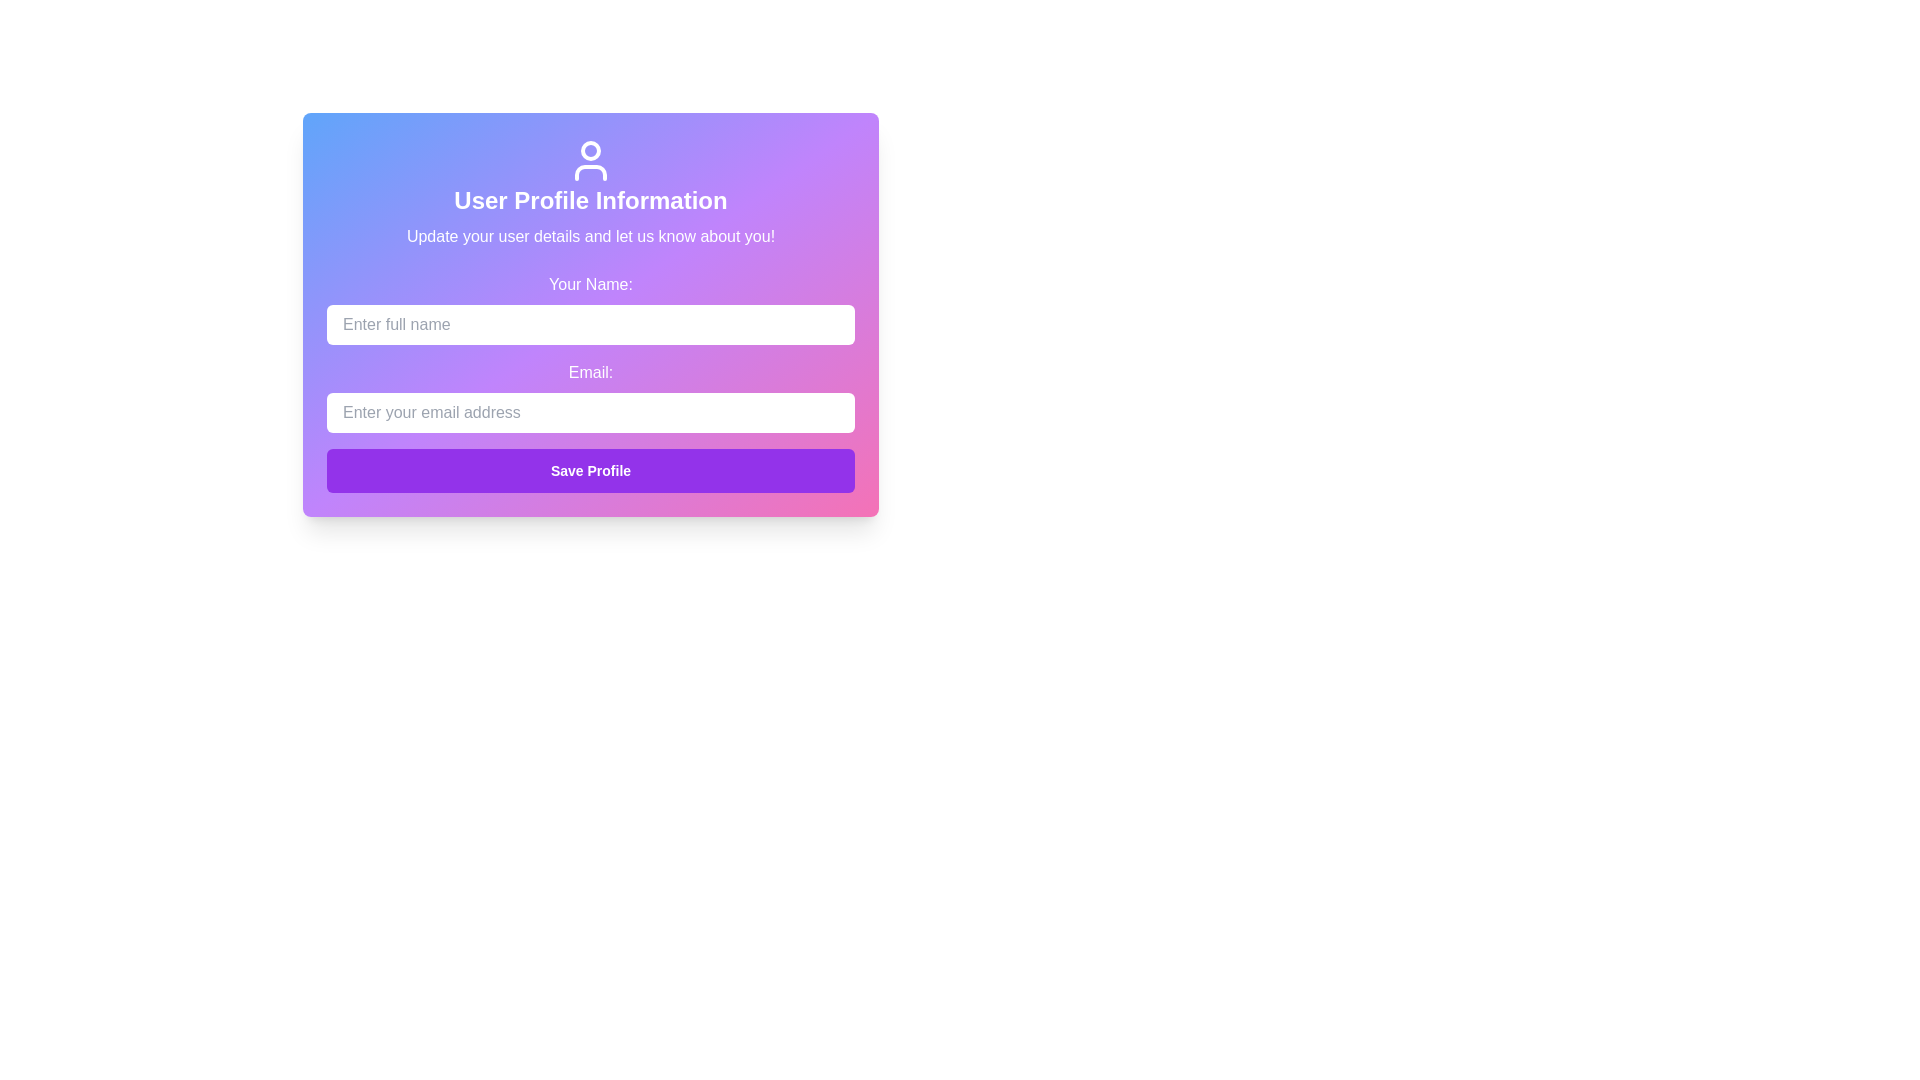 Image resolution: width=1920 pixels, height=1080 pixels. Describe the element at coordinates (589, 373) in the screenshot. I see `the 'Email:' label text, which is styled in white on a gradient background and positioned above the email input field in the lower portion of the modal window` at that location.